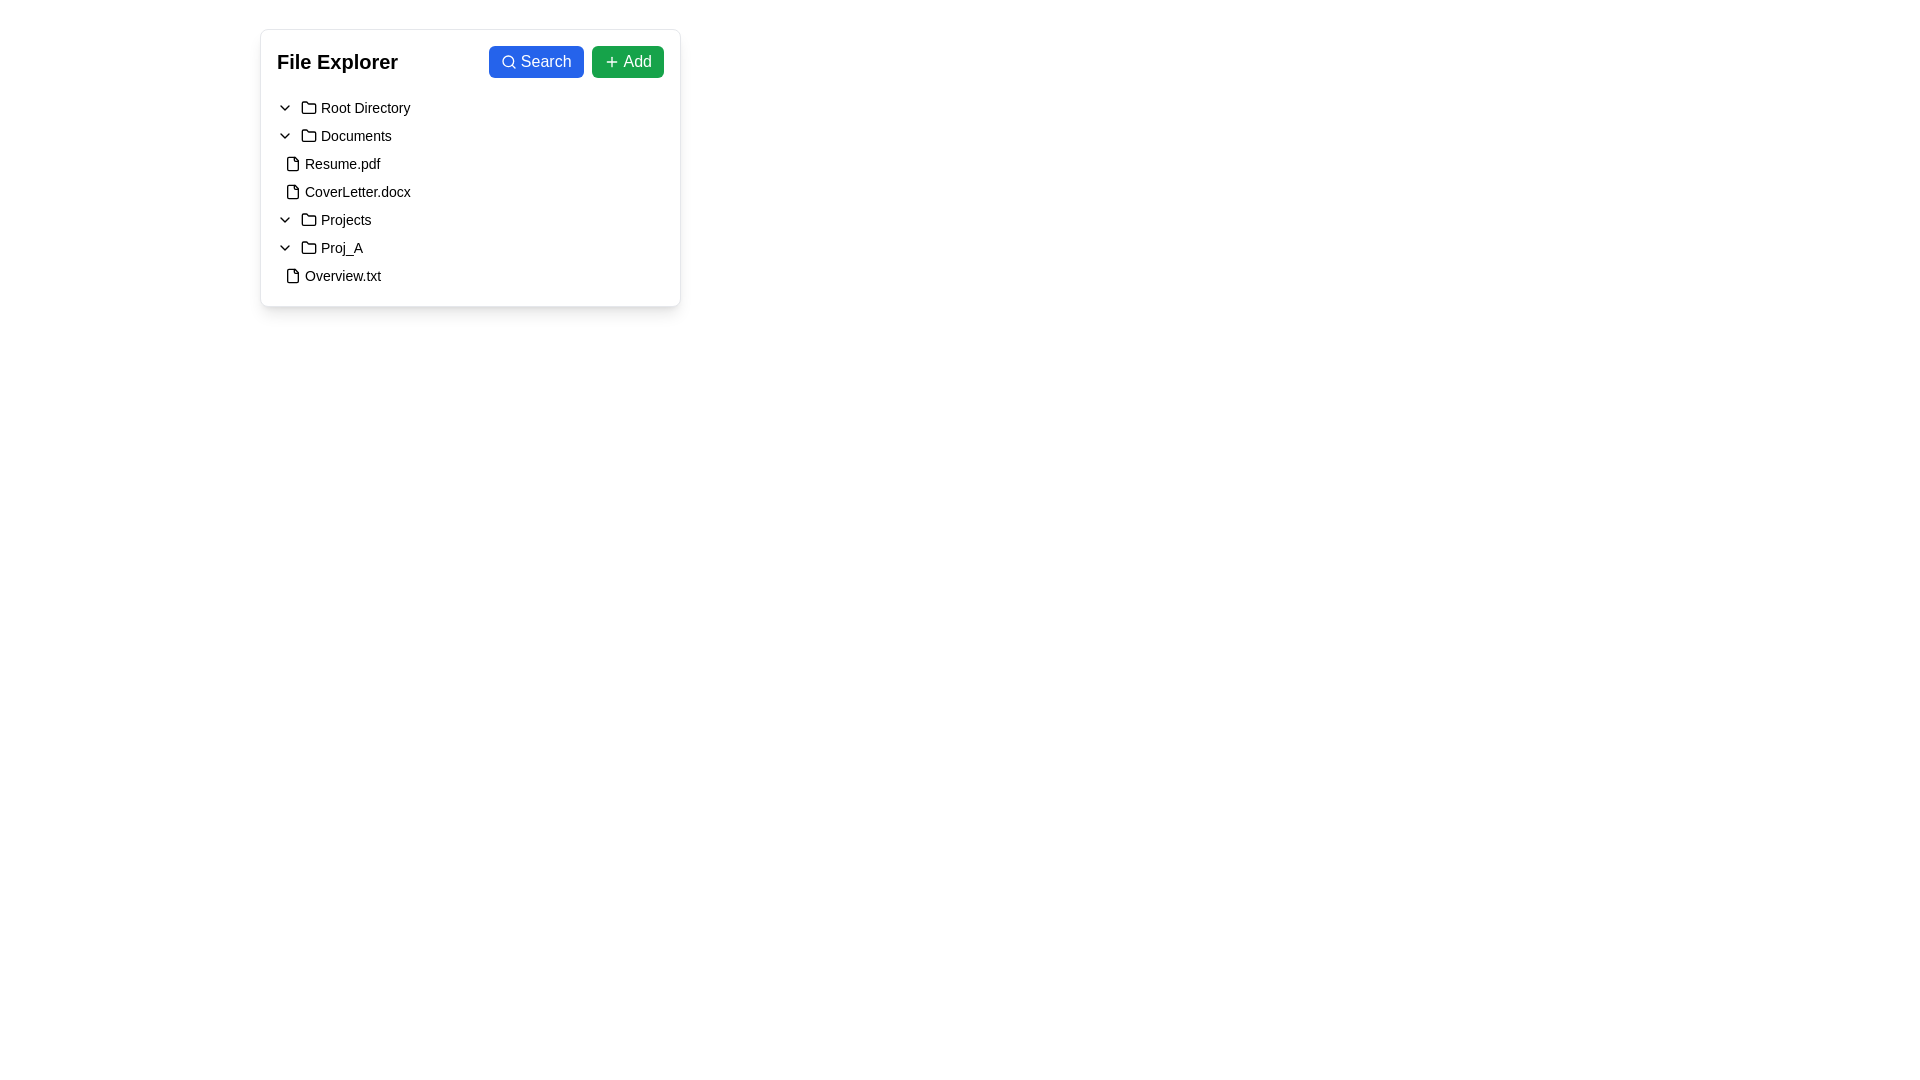 This screenshot has height=1080, width=1920. What do you see at coordinates (508, 60) in the screenshot?
I see `decorative circle component of the magnifying glass icon located adjacent to the blue 'Search' button in the header section of the File Explorer interface` at bounding box center [508, 60].